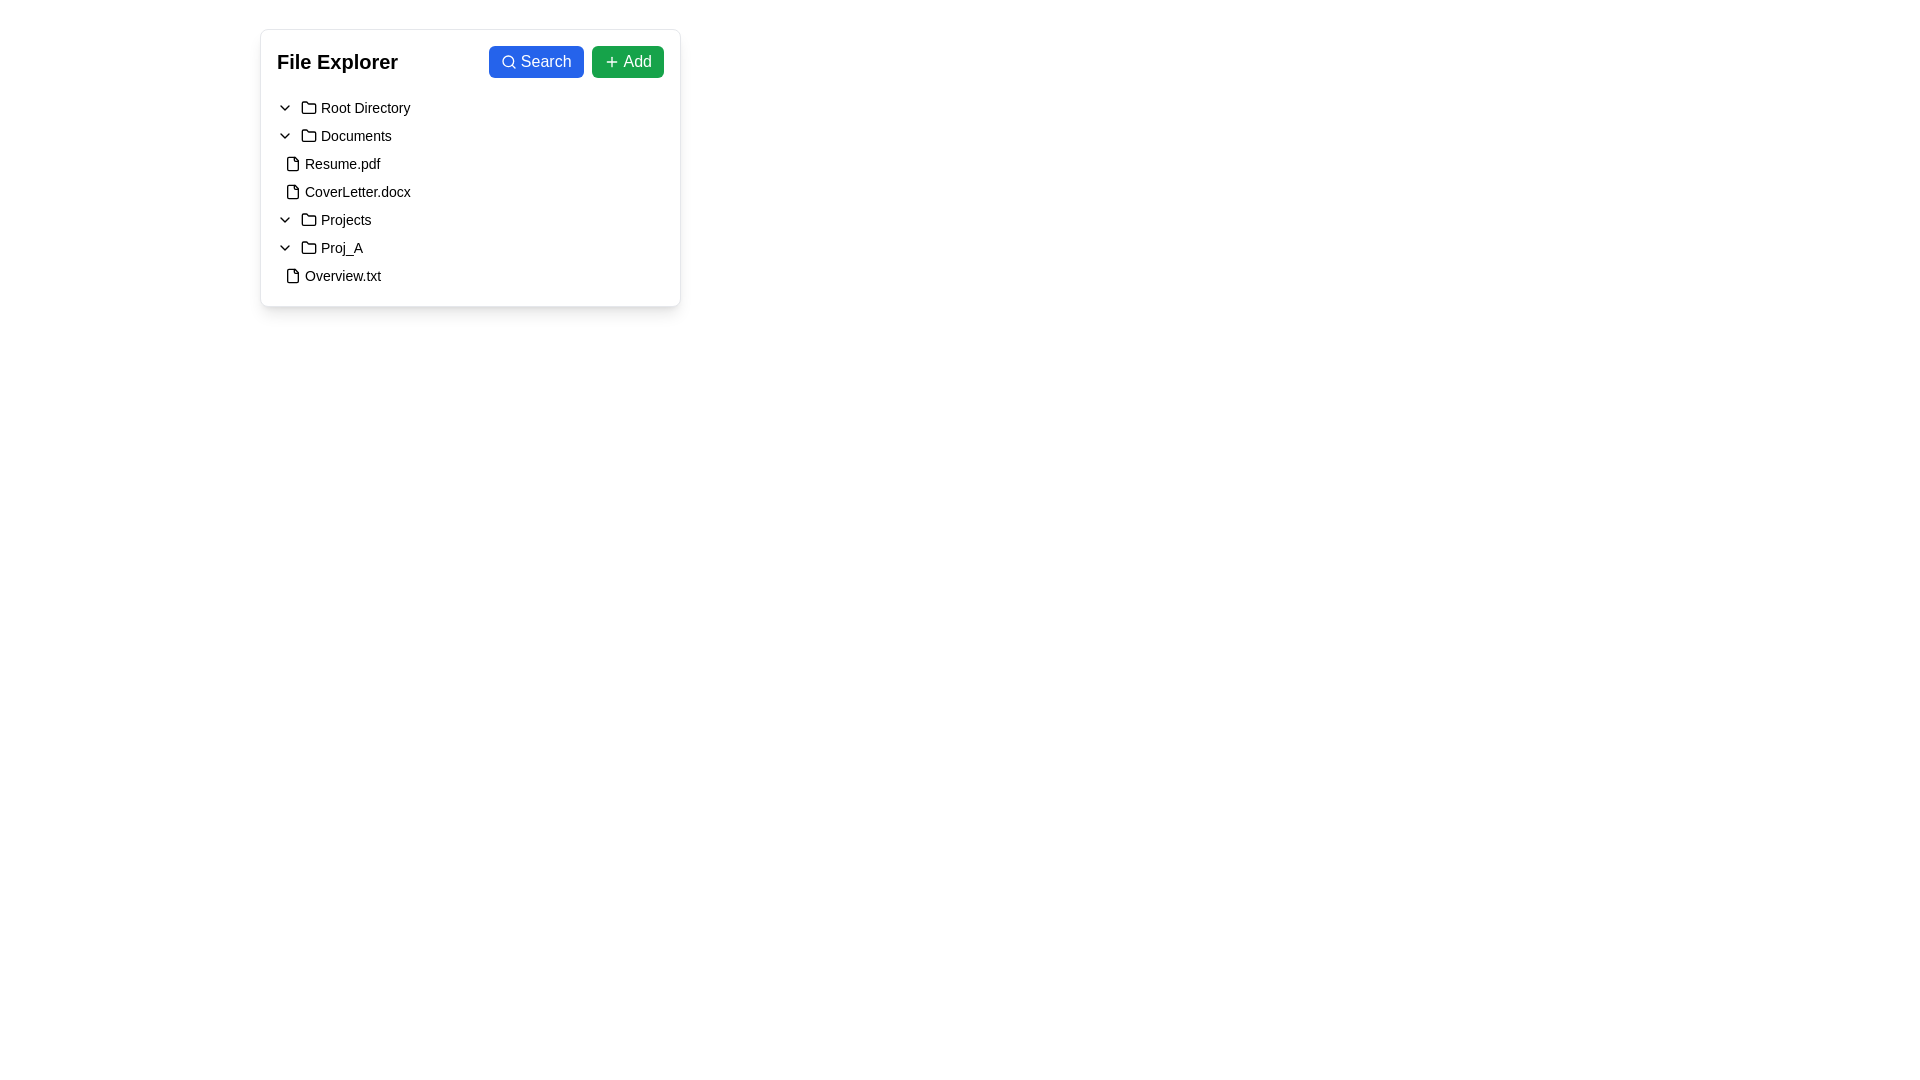 This screenshot has height=1080, width=1920. What do you see at coordinates (508, 60) in the screenshot?
I see `decorative circle component of the magnifying glass icon located adjacent to the blue 'Search' button in the header section of the File Explorer interface` at bounding box center [508, 60].